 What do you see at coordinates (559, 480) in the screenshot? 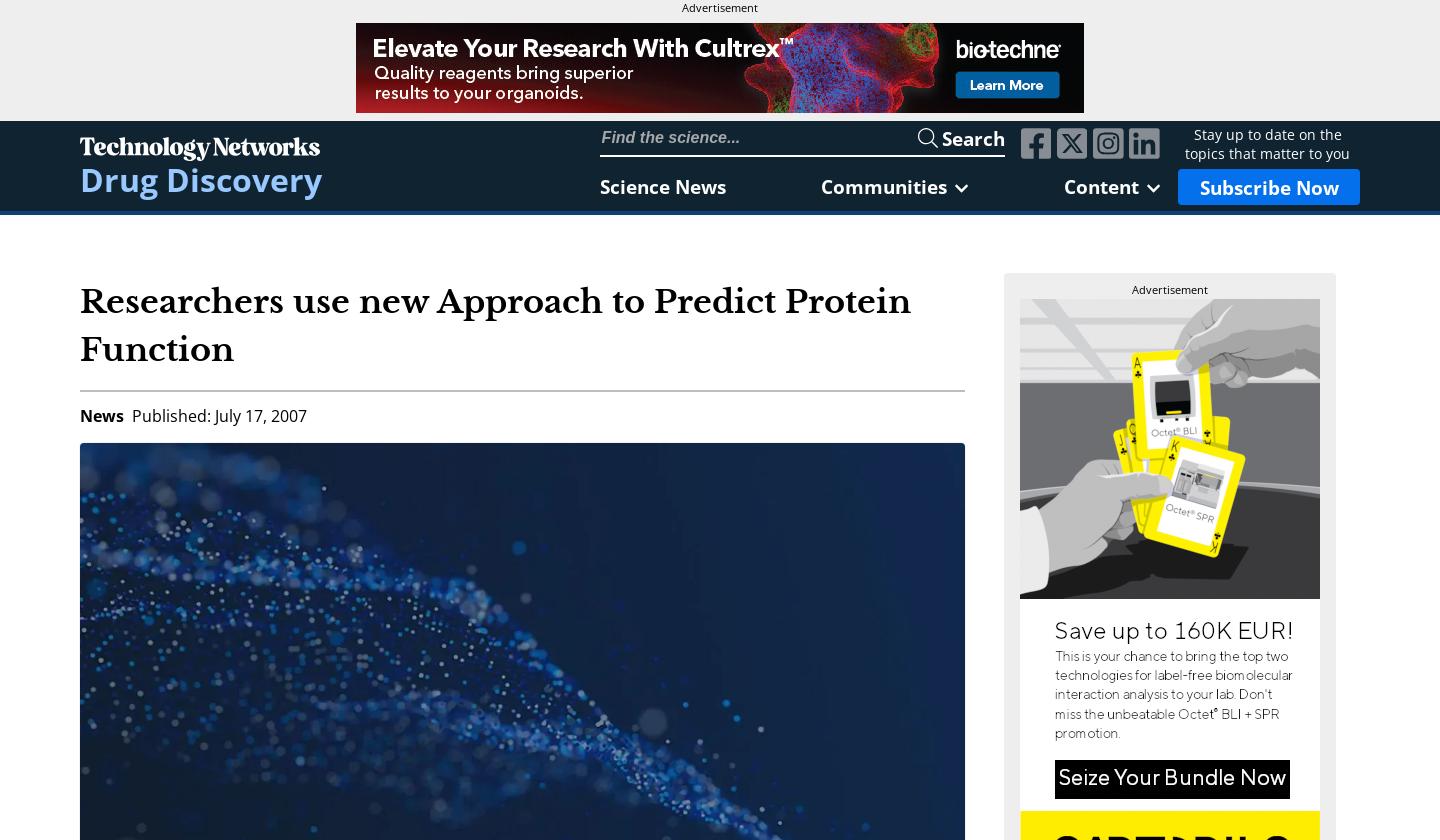
I see `'Immunology & Microbiology'` at bounding box center [559, 480].